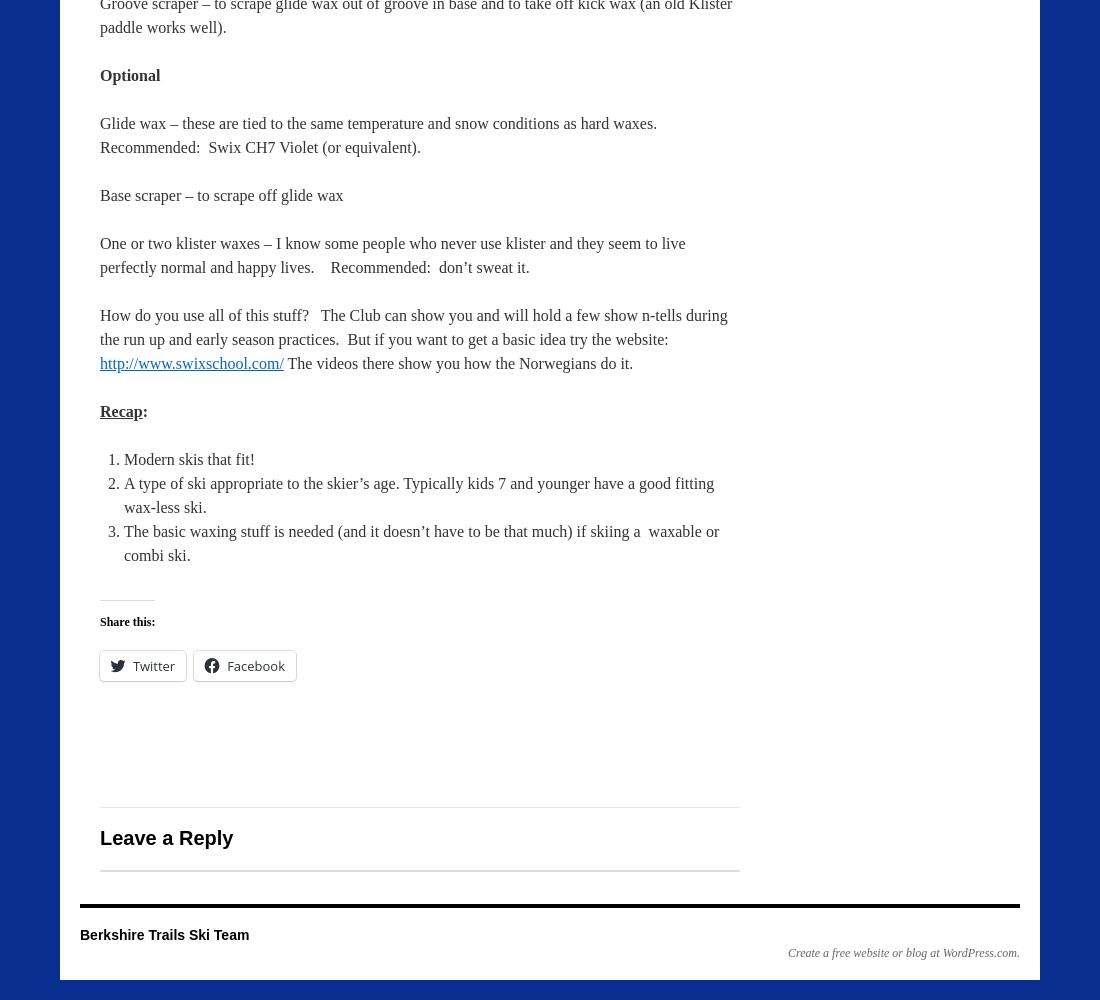 This screenshot has width=1100, height=1000. Describe the element at coordinates (412, 326) in the screenshot. I see `'How do you use all of this stuff?   The Club can show you and will hold a few show n-tells during the run up and early season practices.  But if you want to get a basic idea try the website:'` at that location.